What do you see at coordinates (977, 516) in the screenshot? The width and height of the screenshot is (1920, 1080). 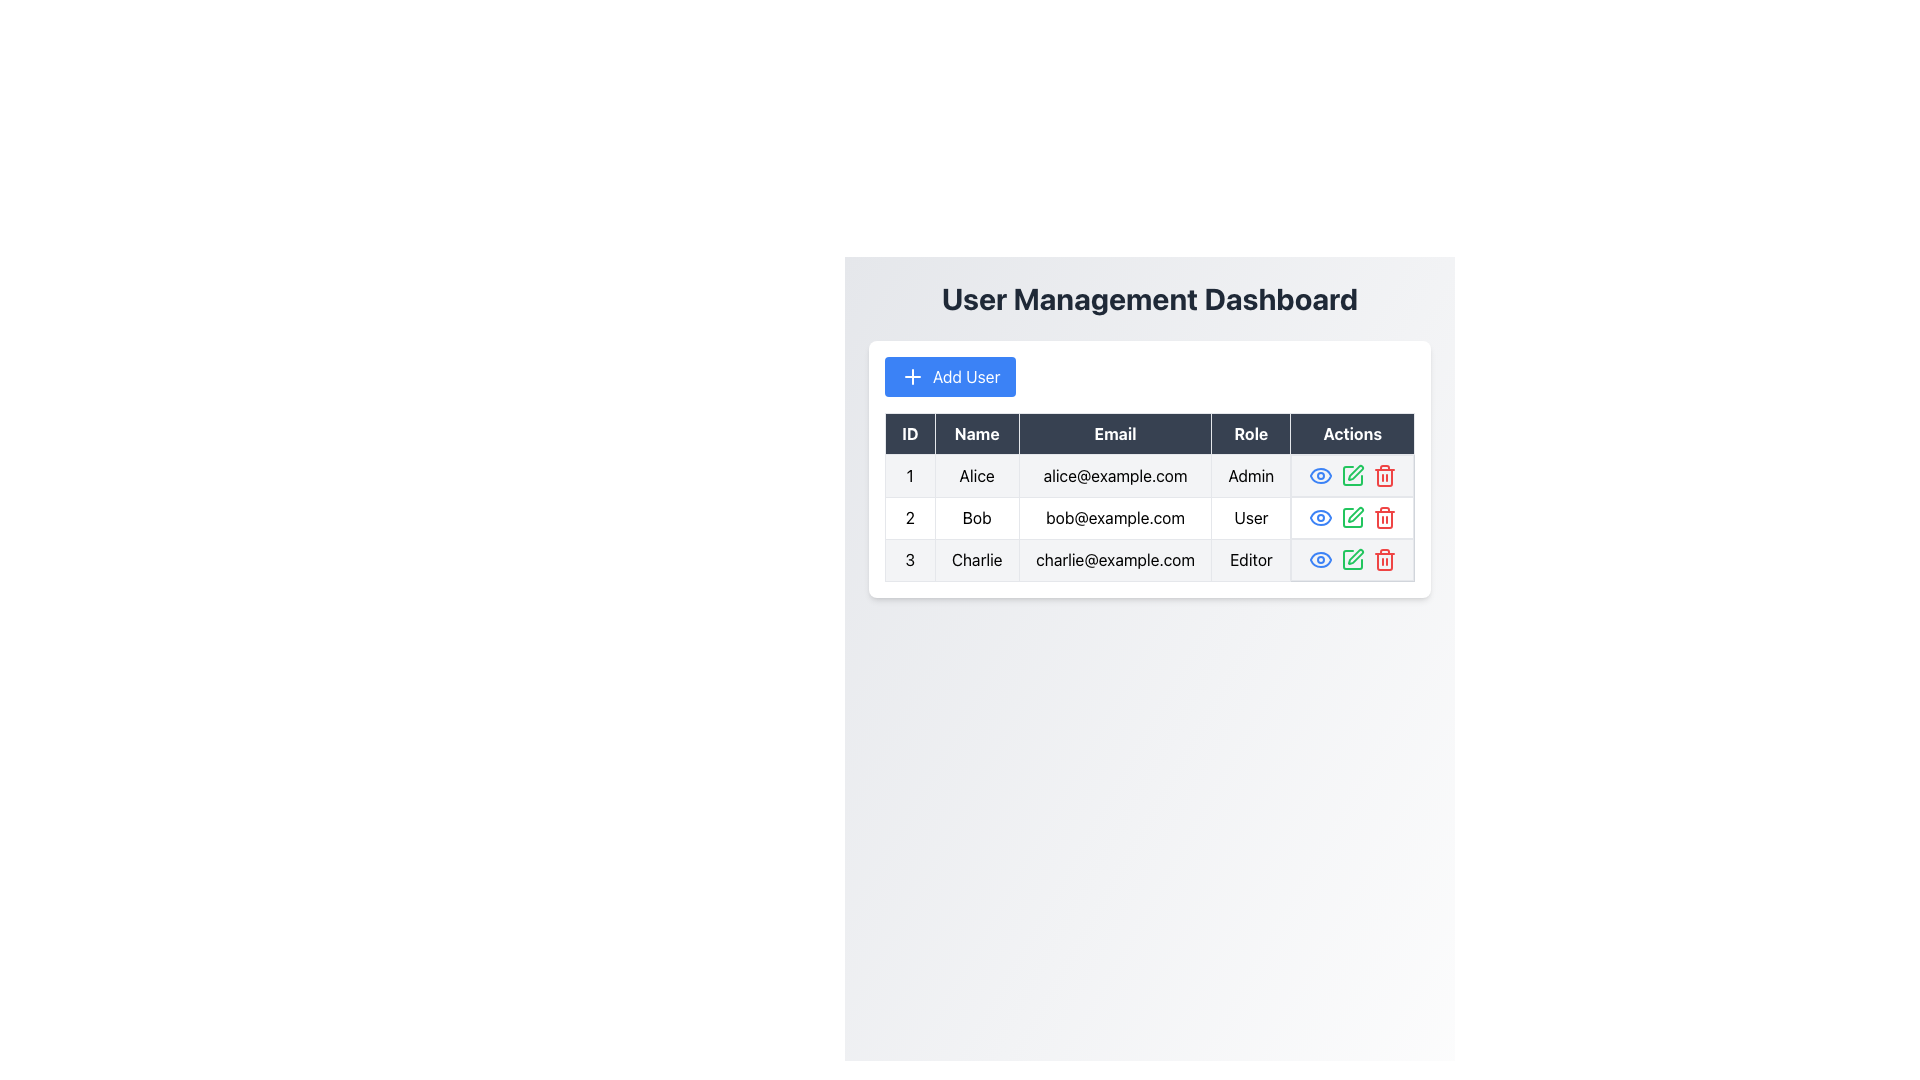 I see `text content of the Text Label representing the user's displayed name in the user management table, located in the second column of the second row` at bounding box center [977, 516].